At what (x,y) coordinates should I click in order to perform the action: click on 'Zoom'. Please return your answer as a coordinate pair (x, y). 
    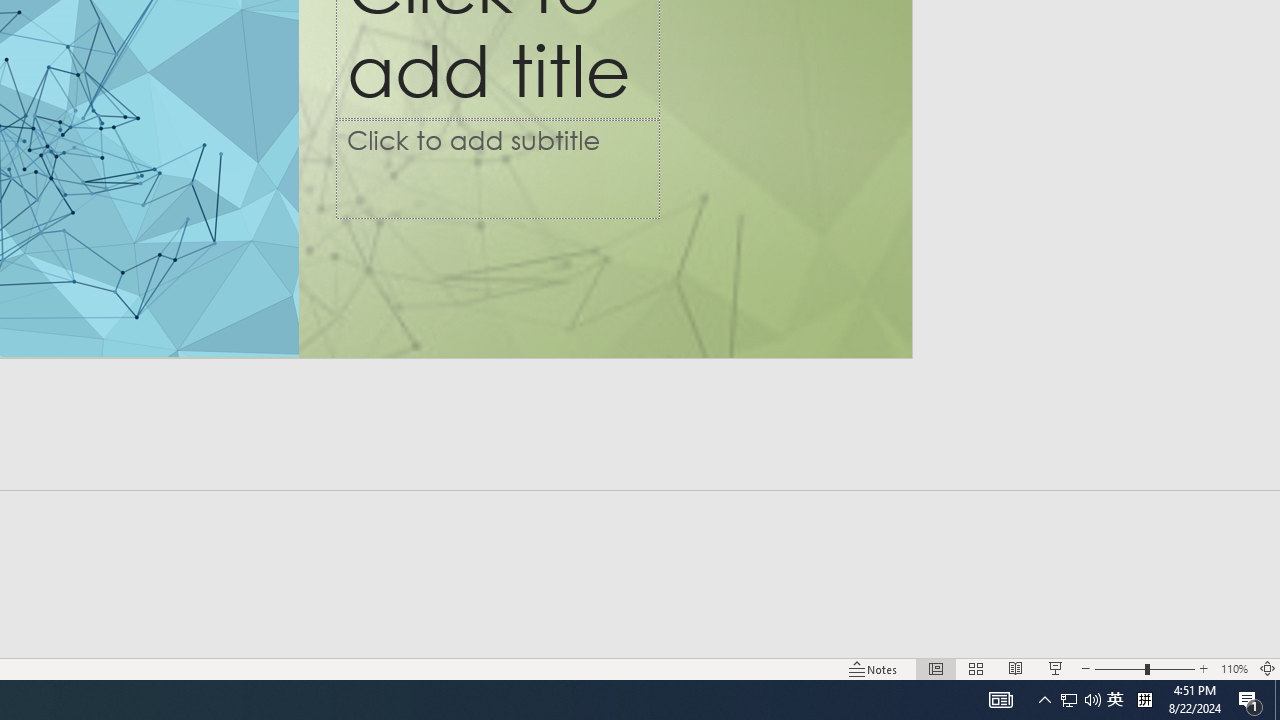
    Looking at the image, I should click on (1144, 669).